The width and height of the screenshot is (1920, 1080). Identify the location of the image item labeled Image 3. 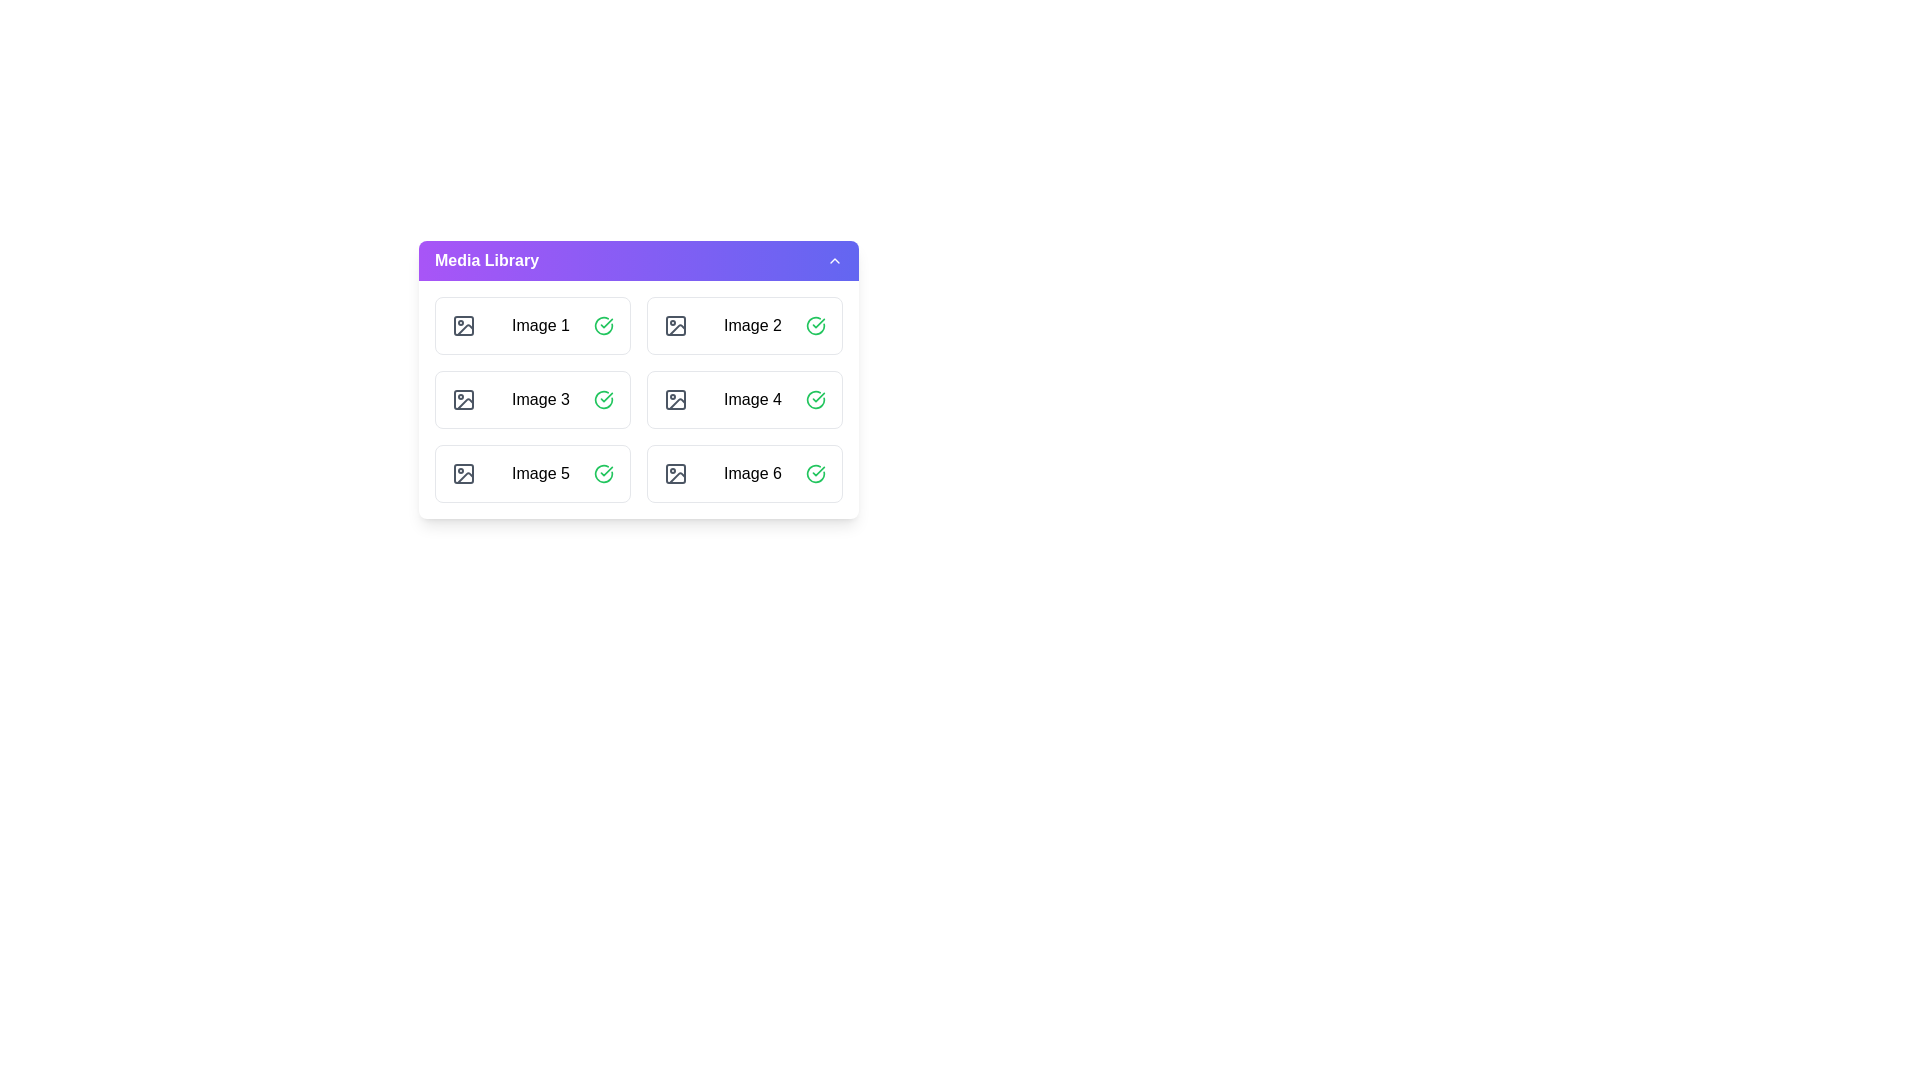
(532, 400).